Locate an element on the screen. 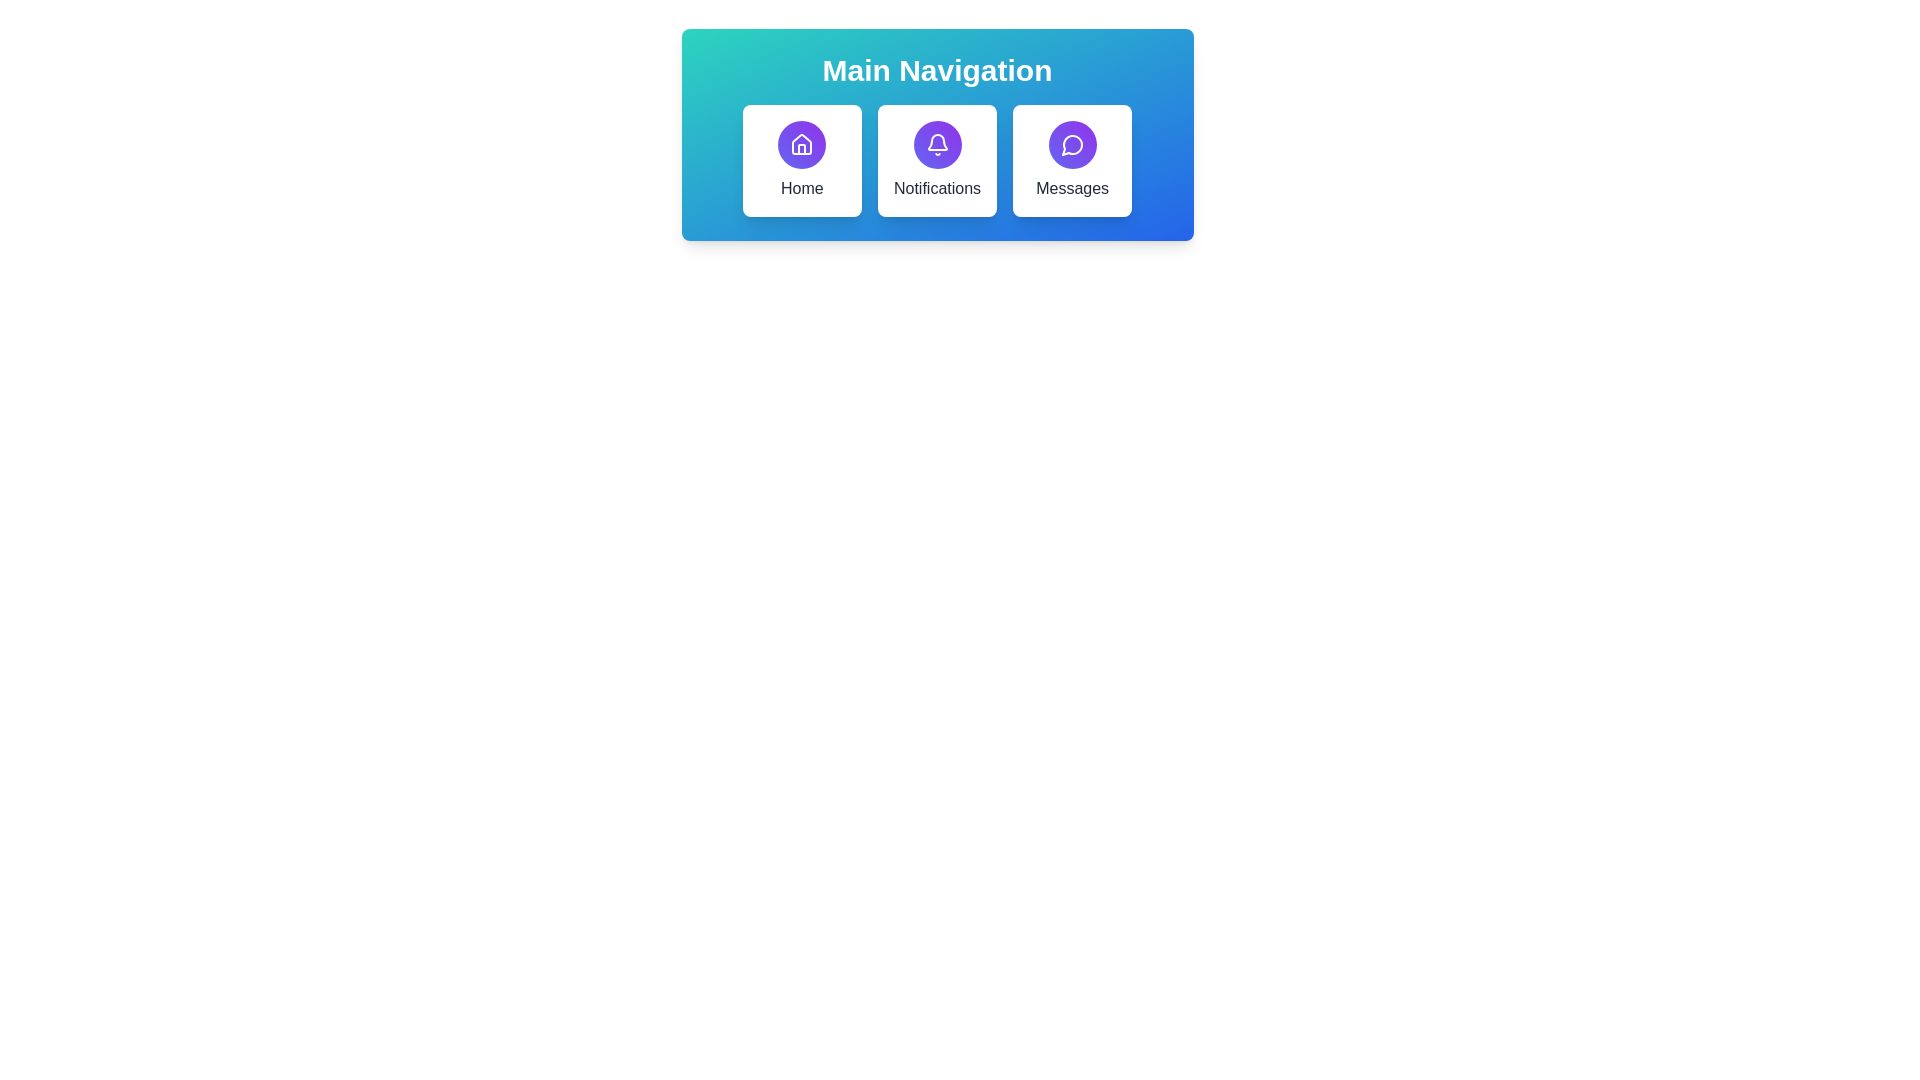 This screenshot has height=1080, width=1920. the 'Home' icon, a non-interactive decorative element located at the top of the 'Home' card, positioned between the text label and the outer border is located at coordinates (802, 144).